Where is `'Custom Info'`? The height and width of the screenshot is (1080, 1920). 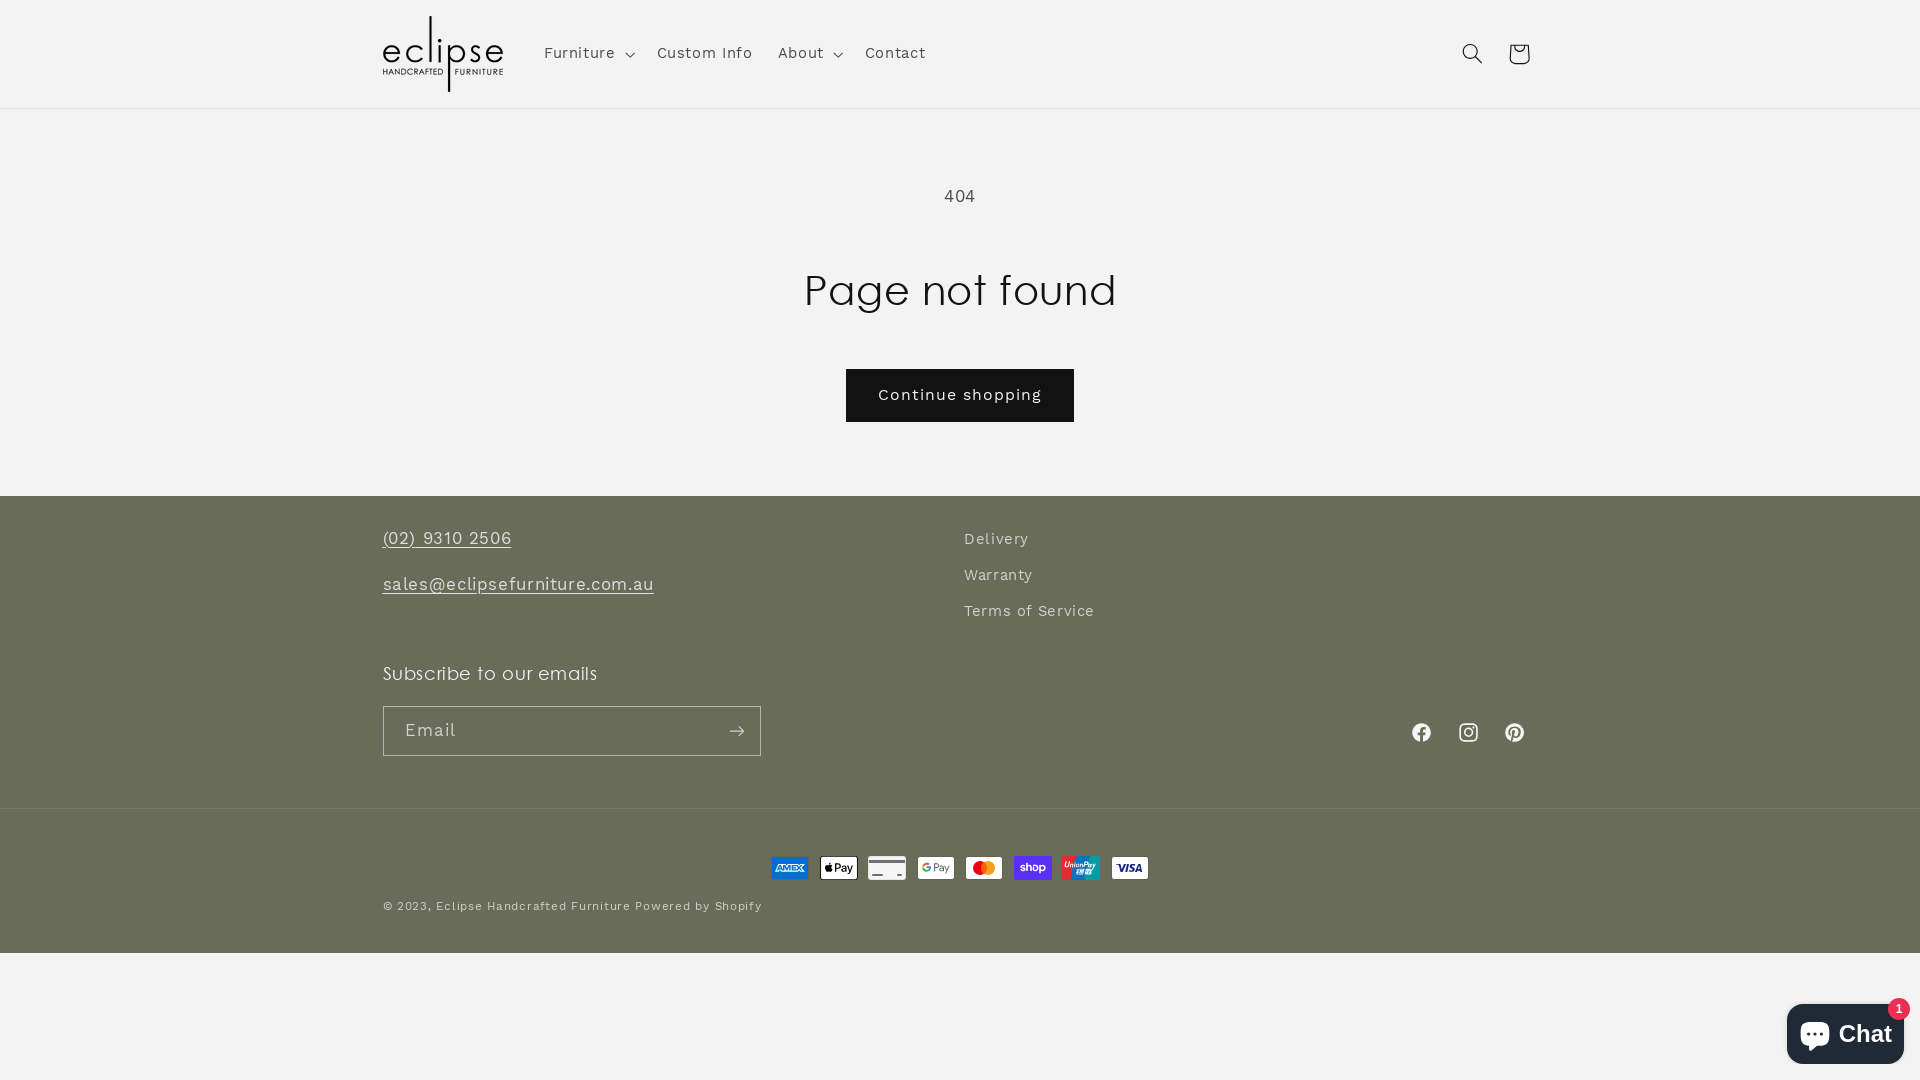
'Custom Info' is located at coordinates (704, 53).